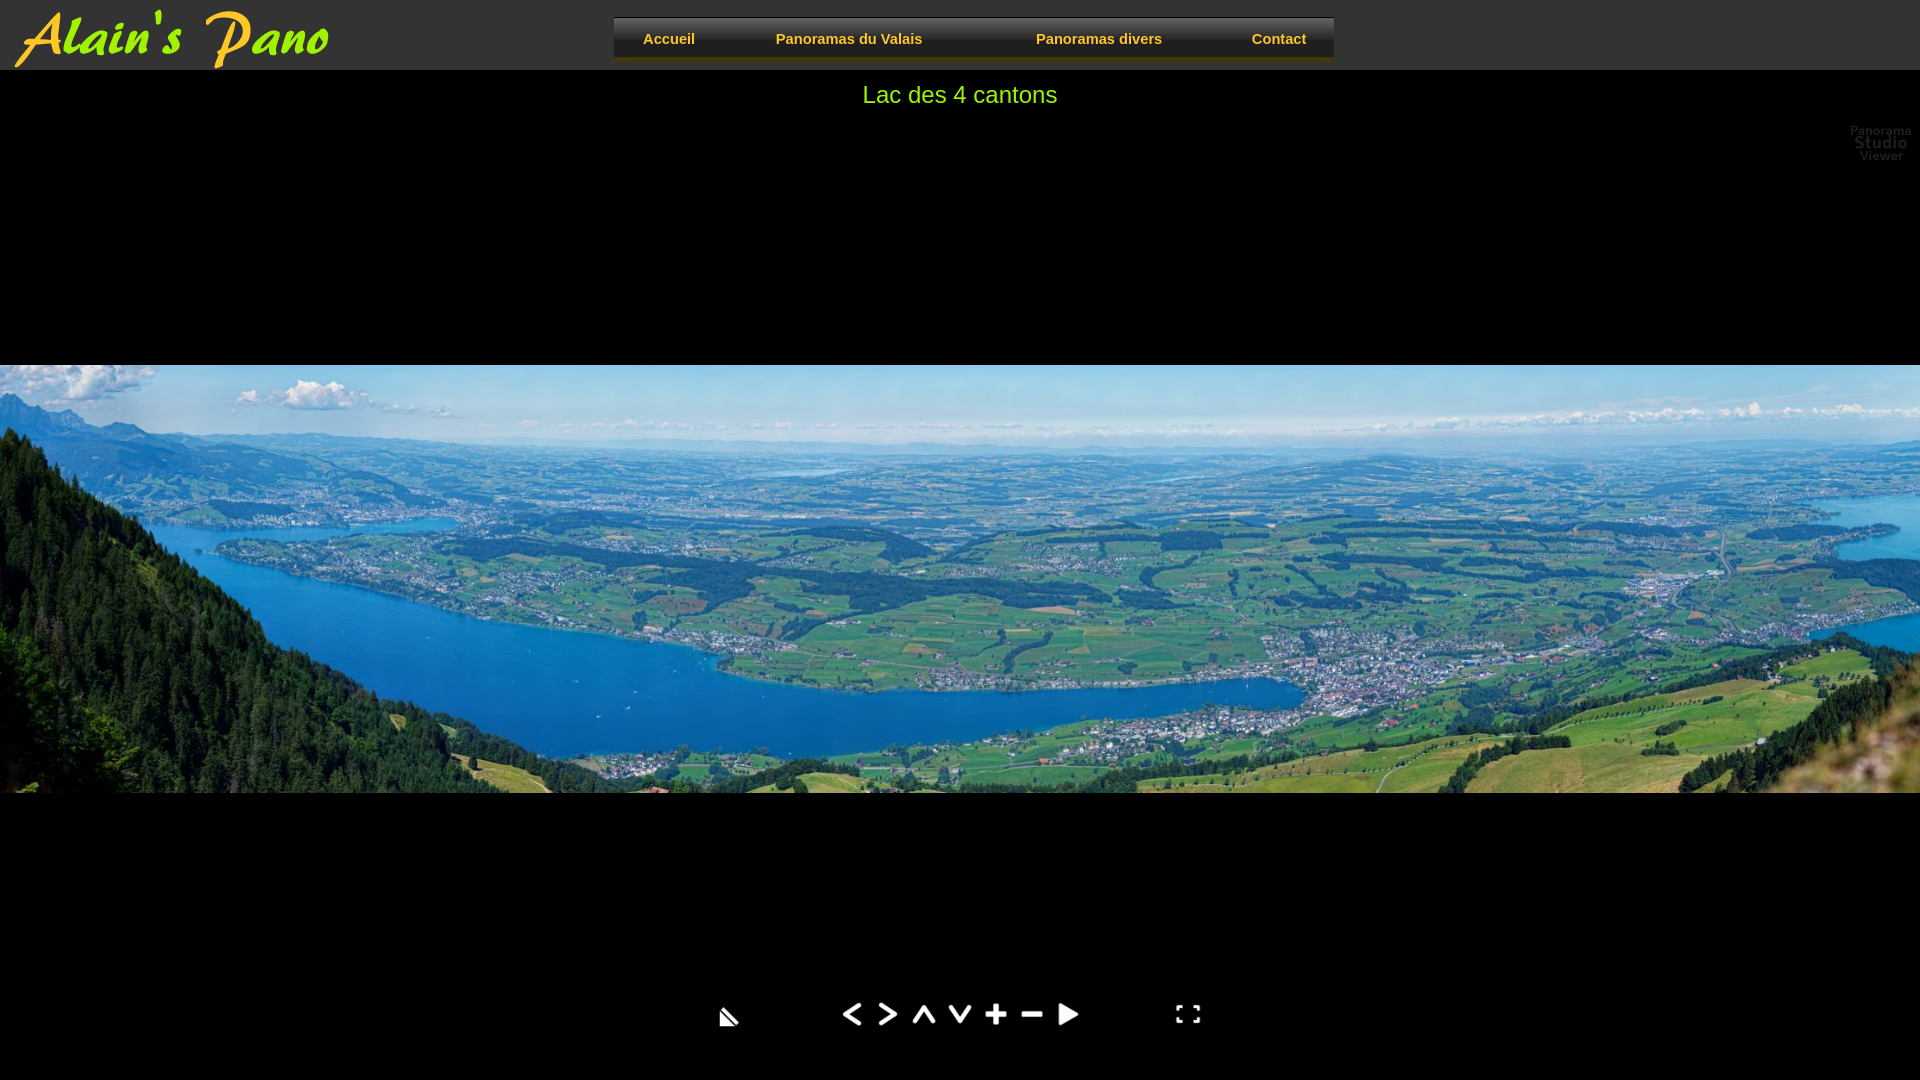 The height and width of the screenshot is (1080, 1920). I want to click on 'Panoramas du Valais', so click(849, 38).